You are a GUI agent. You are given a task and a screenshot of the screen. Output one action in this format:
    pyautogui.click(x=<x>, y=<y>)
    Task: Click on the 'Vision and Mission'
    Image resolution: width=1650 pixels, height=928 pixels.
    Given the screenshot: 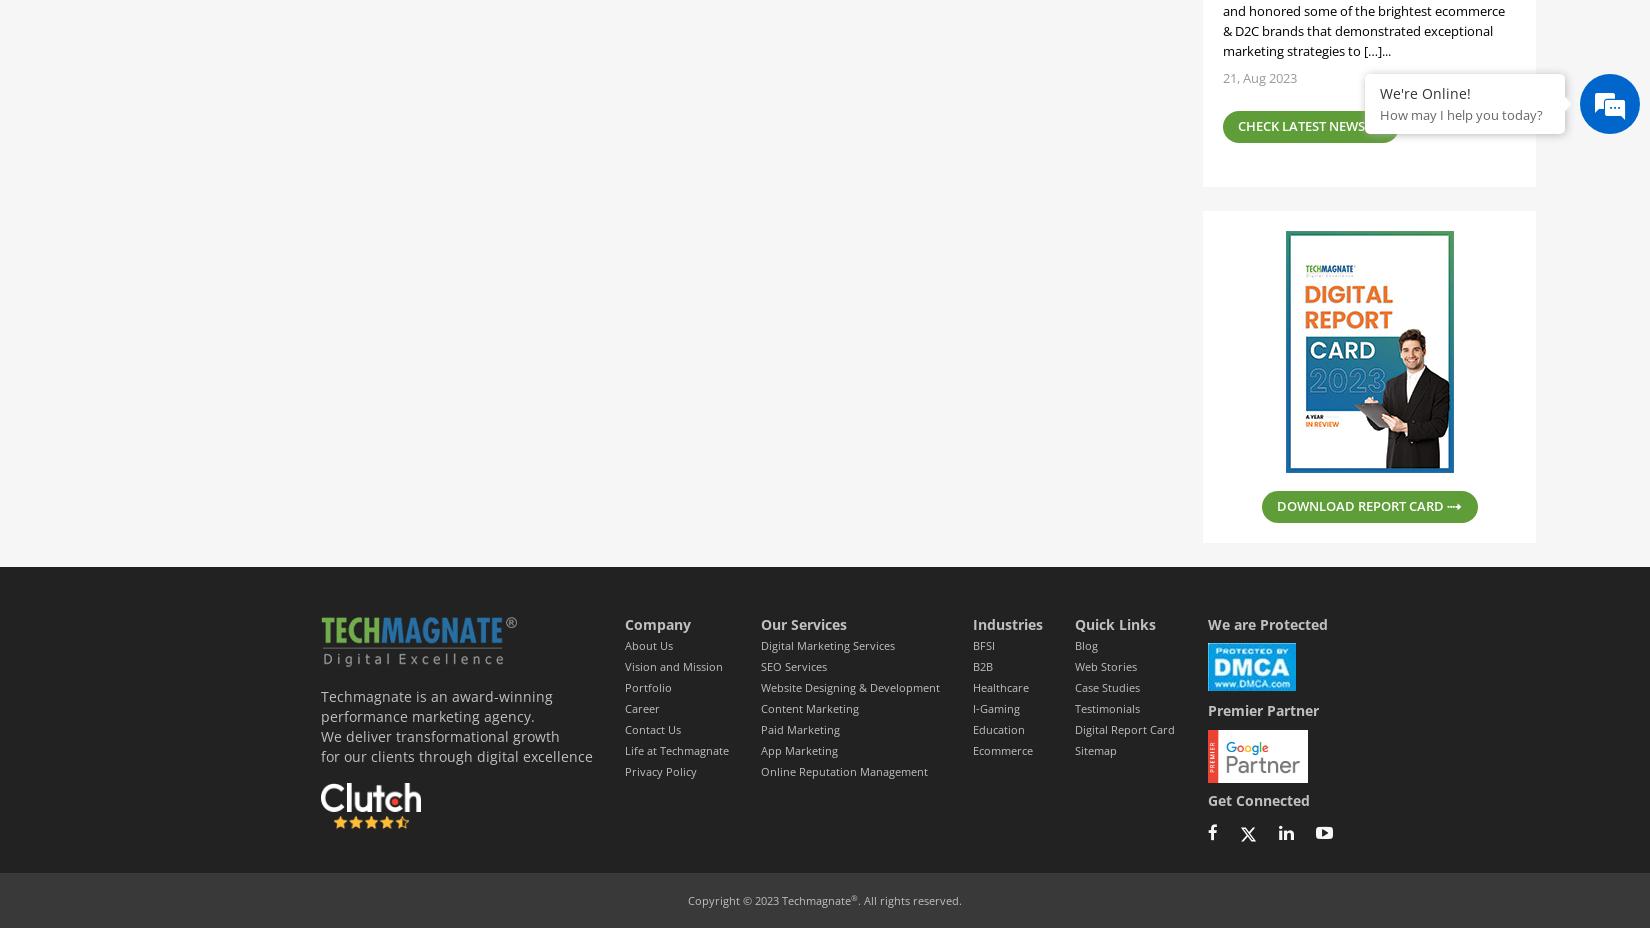 What is the action you would take?
    pyautogui.click(x=673, y=666)
    